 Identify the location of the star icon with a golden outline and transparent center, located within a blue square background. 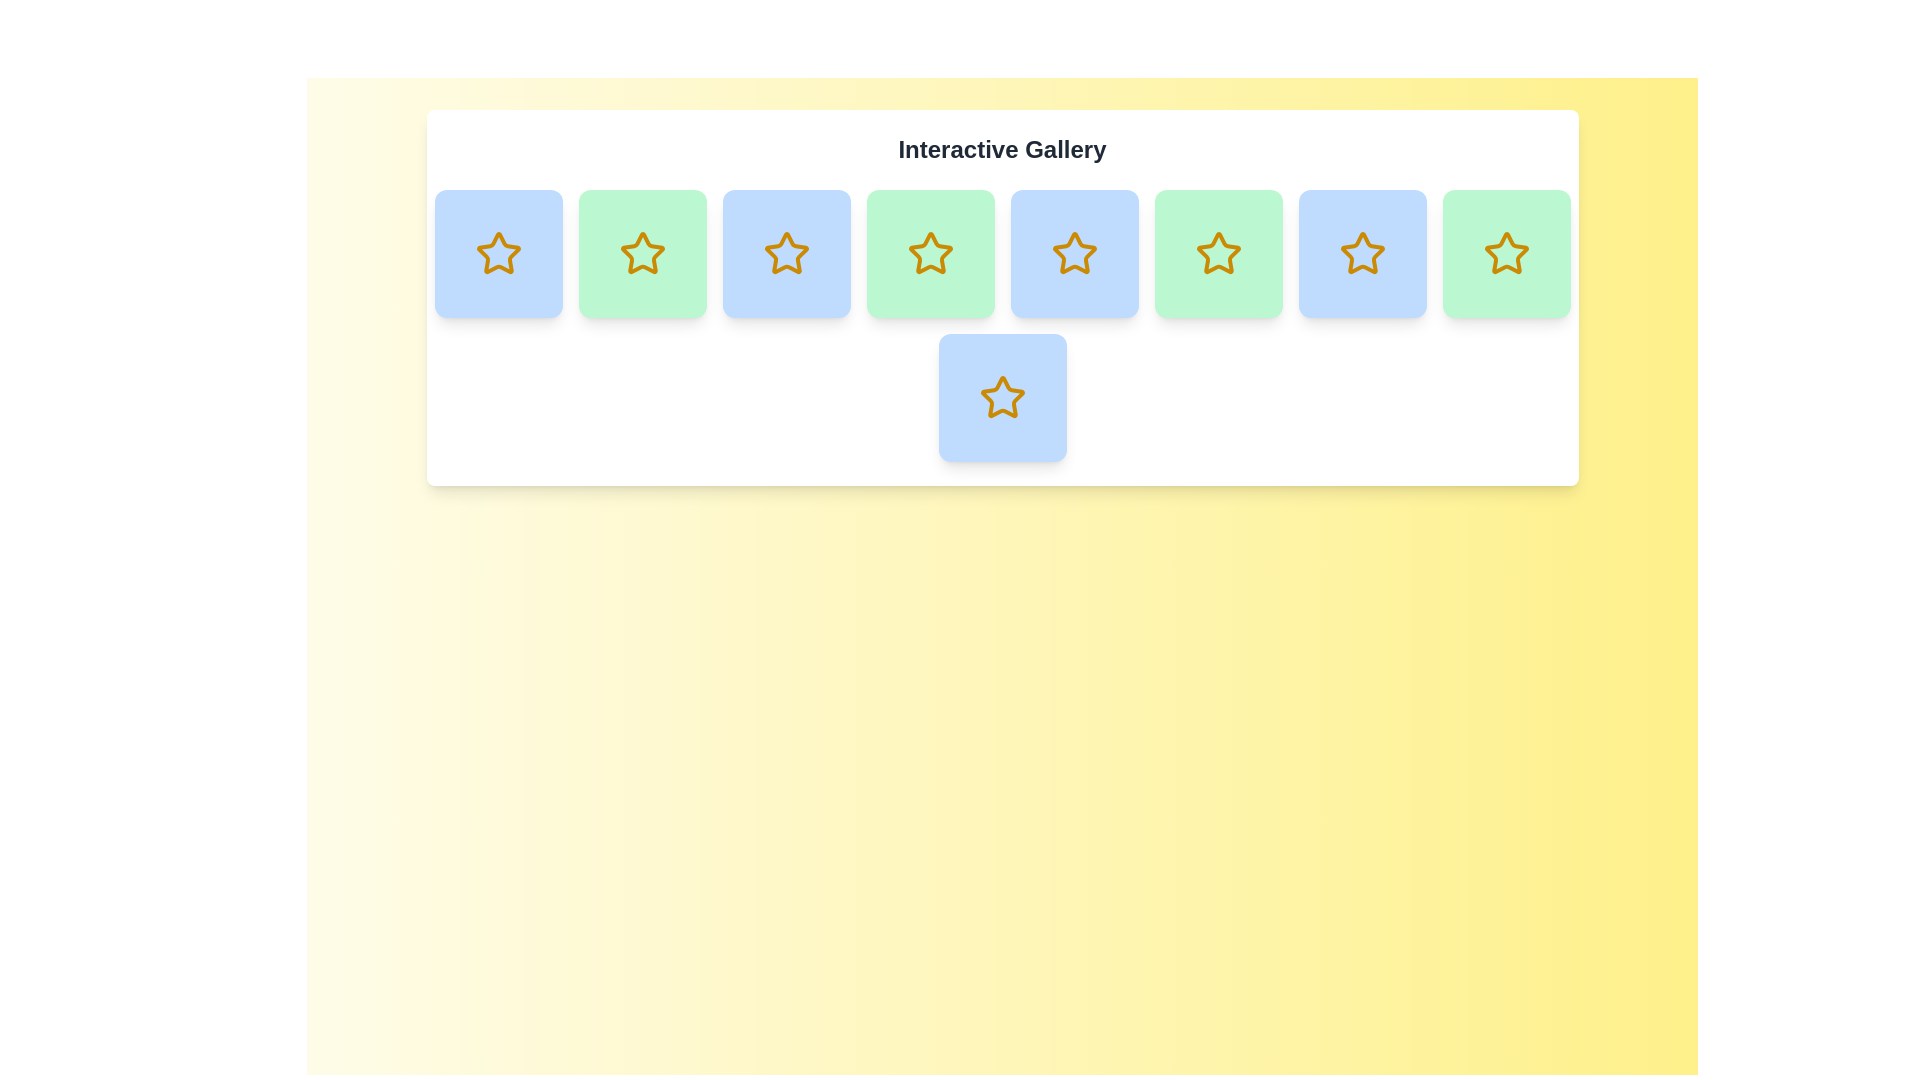
(785, 252).